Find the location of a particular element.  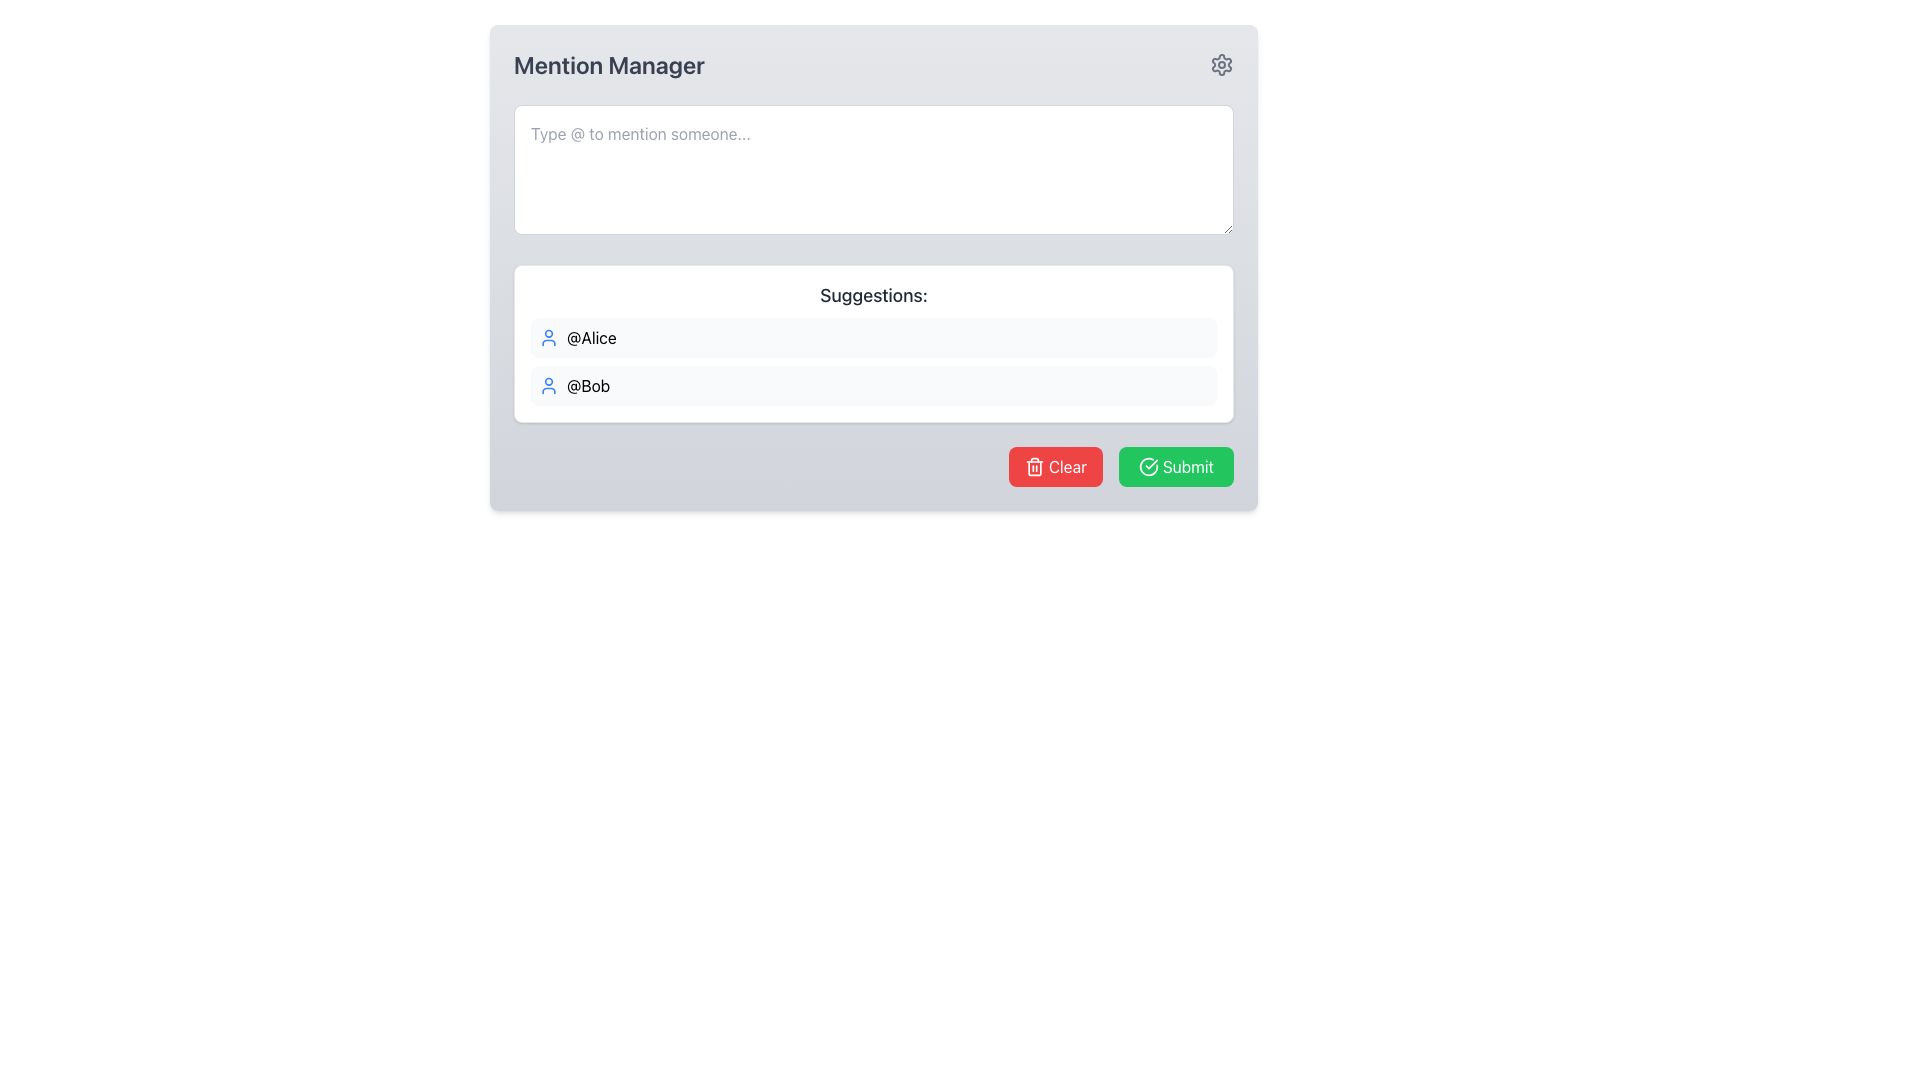

the large green 'Submit' button with a checkmark icon is located at coordinates (1176, 466).